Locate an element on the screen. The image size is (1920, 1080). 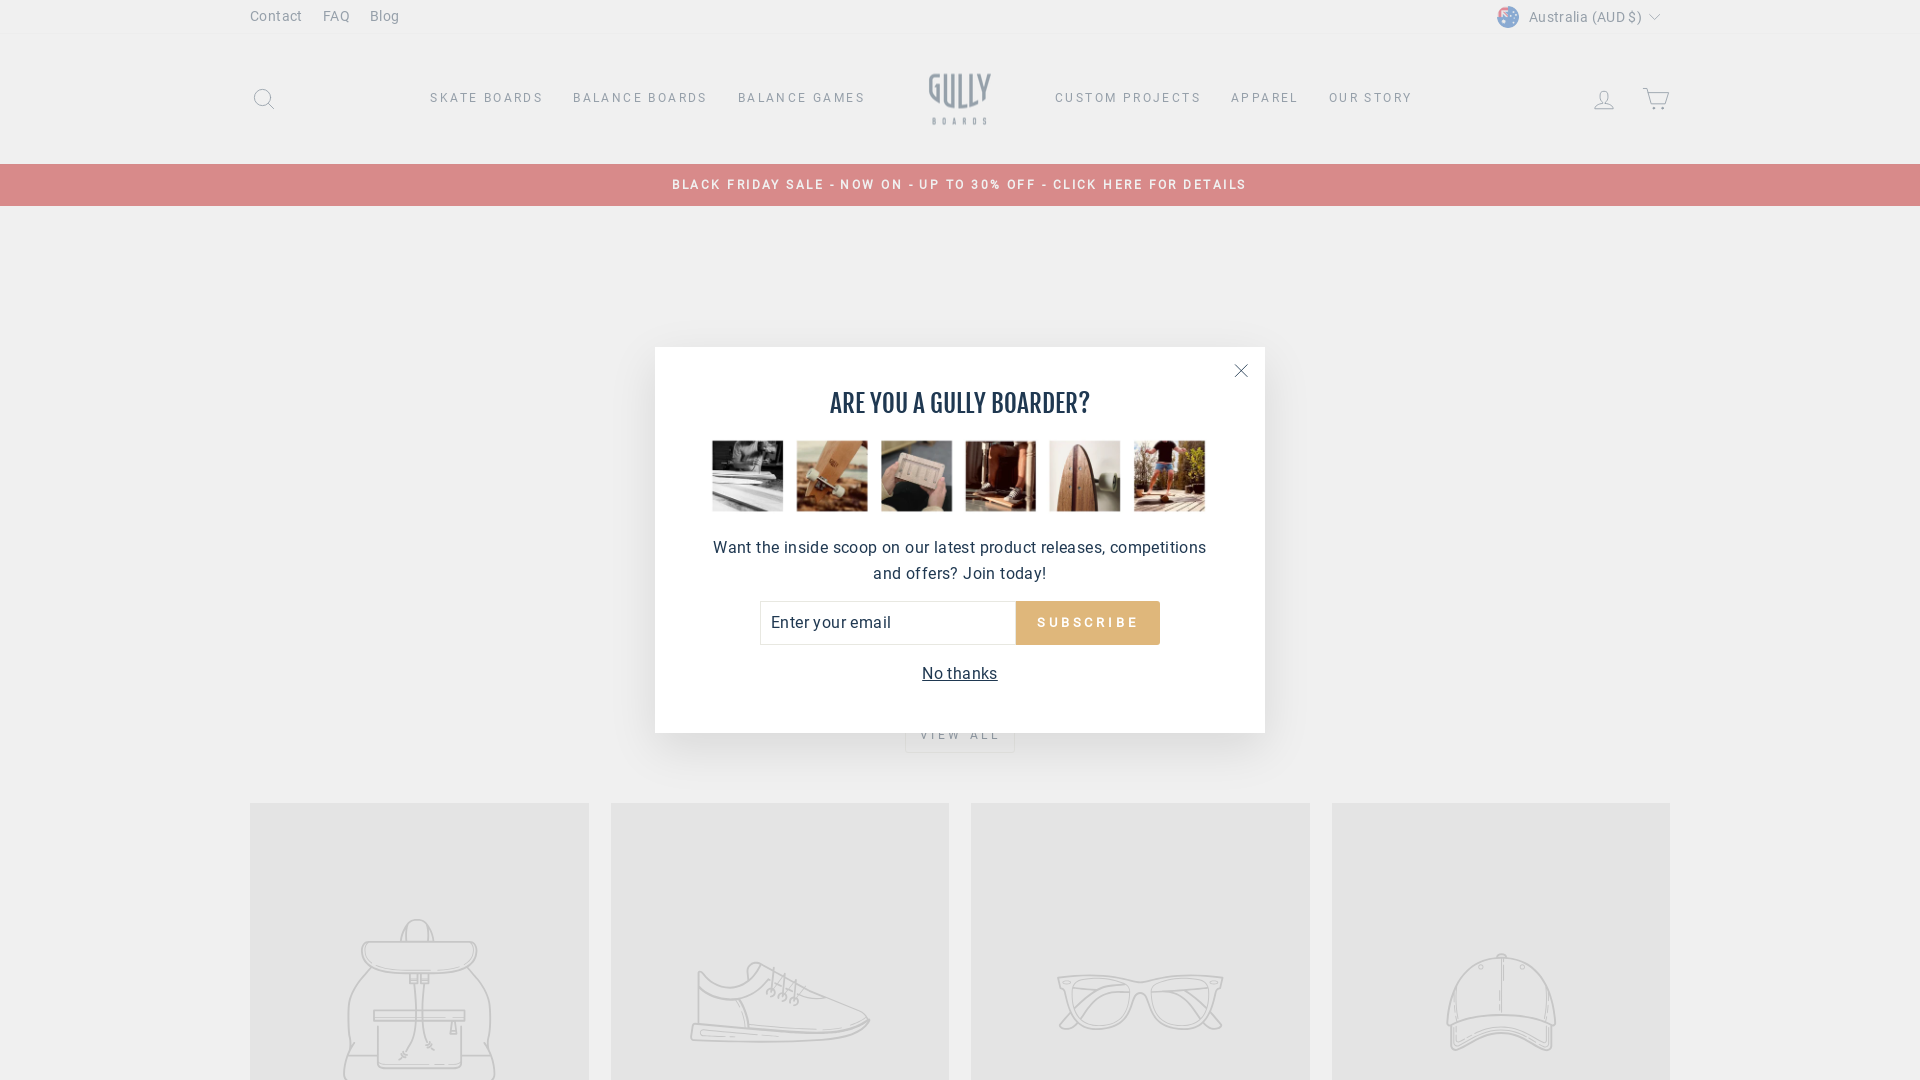
'BALANCE GAMES' is located at coordinates (801, 99).